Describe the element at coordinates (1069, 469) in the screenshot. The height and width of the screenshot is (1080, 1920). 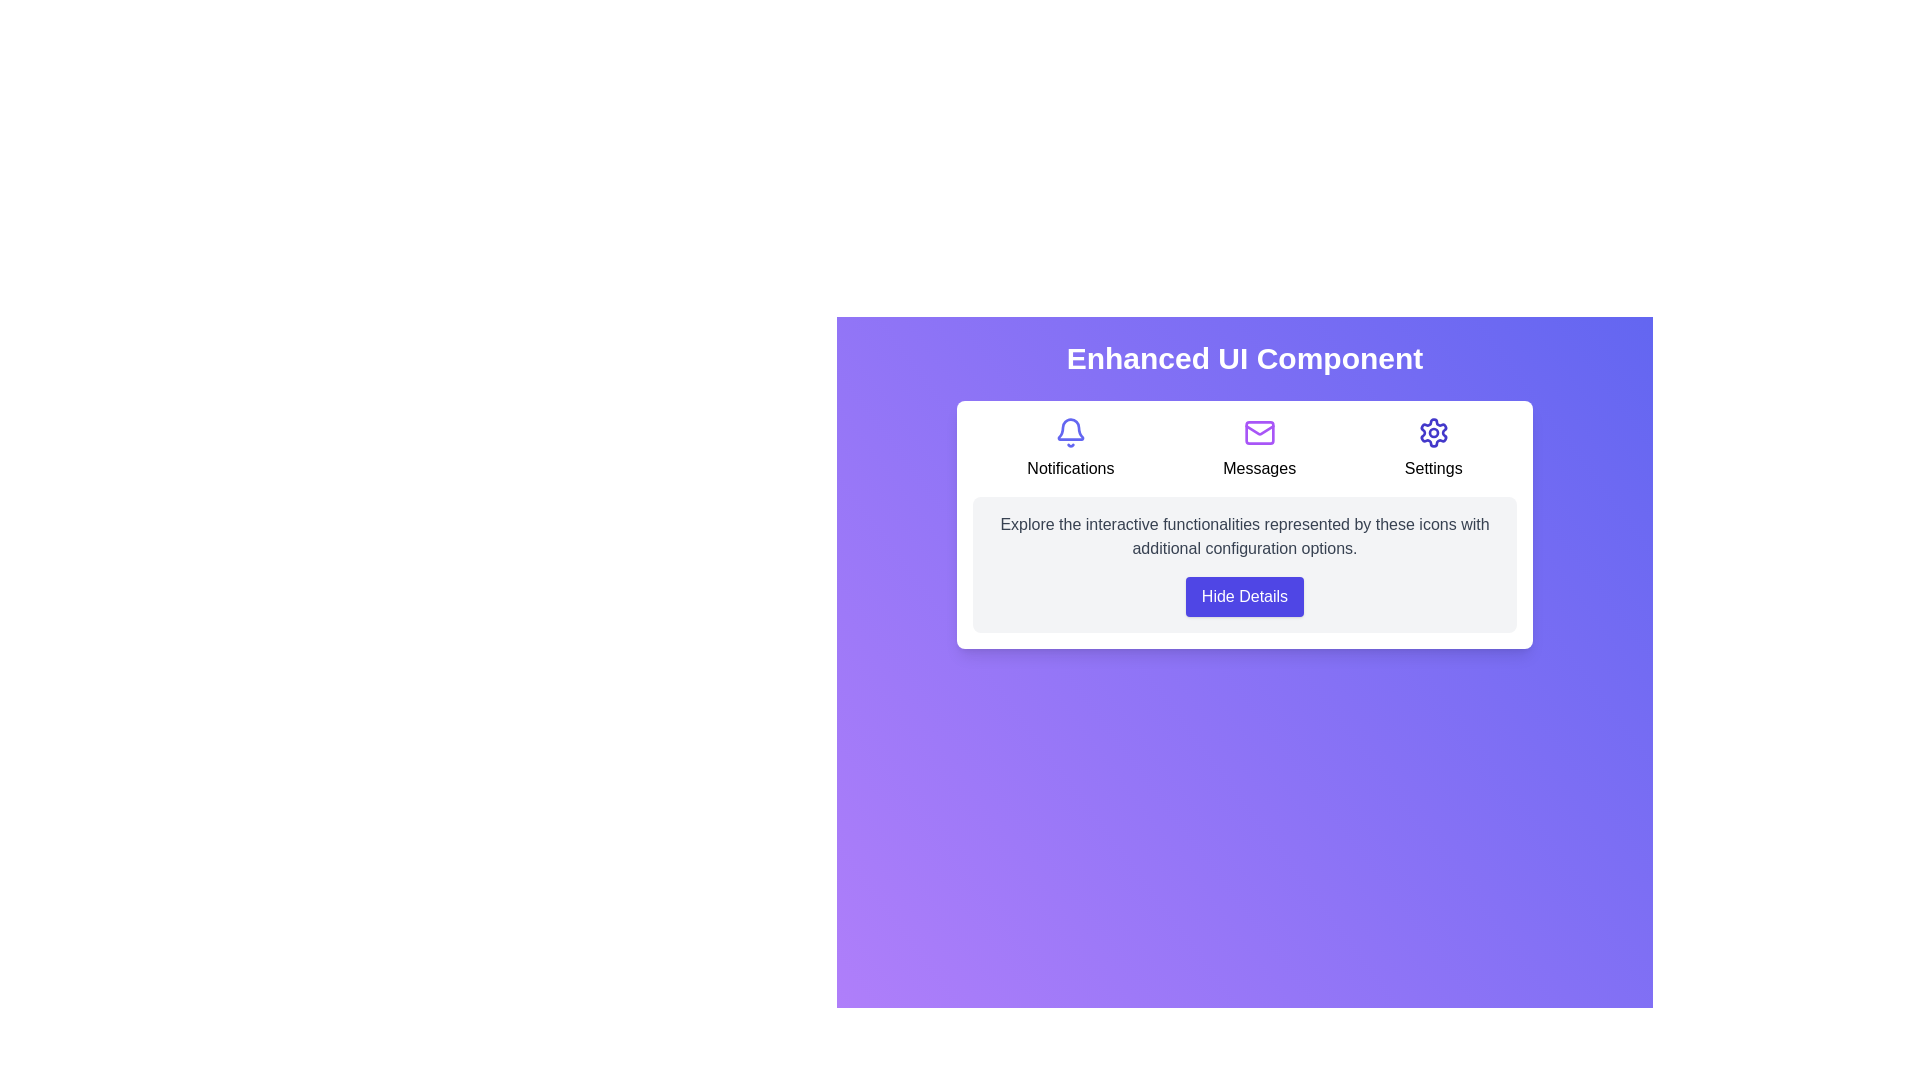
I see `the text label displaying 'Notifications', which is the first element in a horizontal row of text labels and icons, located below the bell-shaped icon` at that location.